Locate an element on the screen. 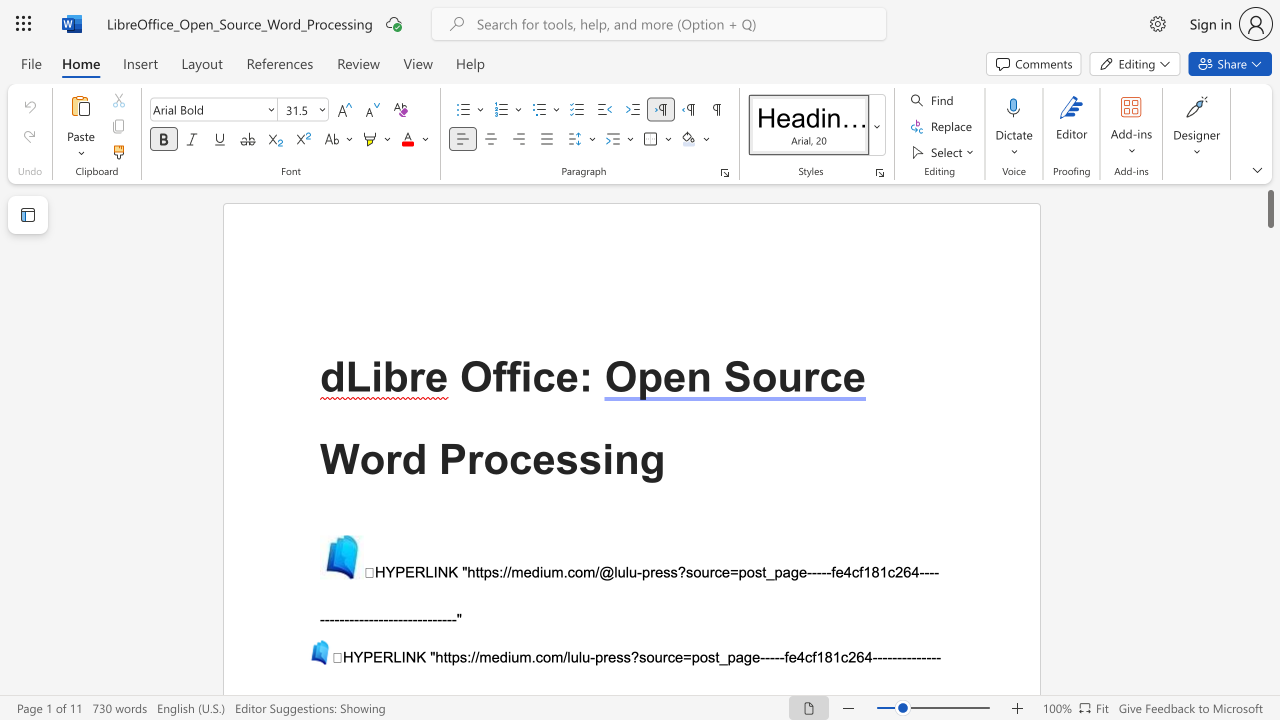 The image size is (1280, 720). the side scrollbar to bring the page down is located at coordinates (1269, 678).